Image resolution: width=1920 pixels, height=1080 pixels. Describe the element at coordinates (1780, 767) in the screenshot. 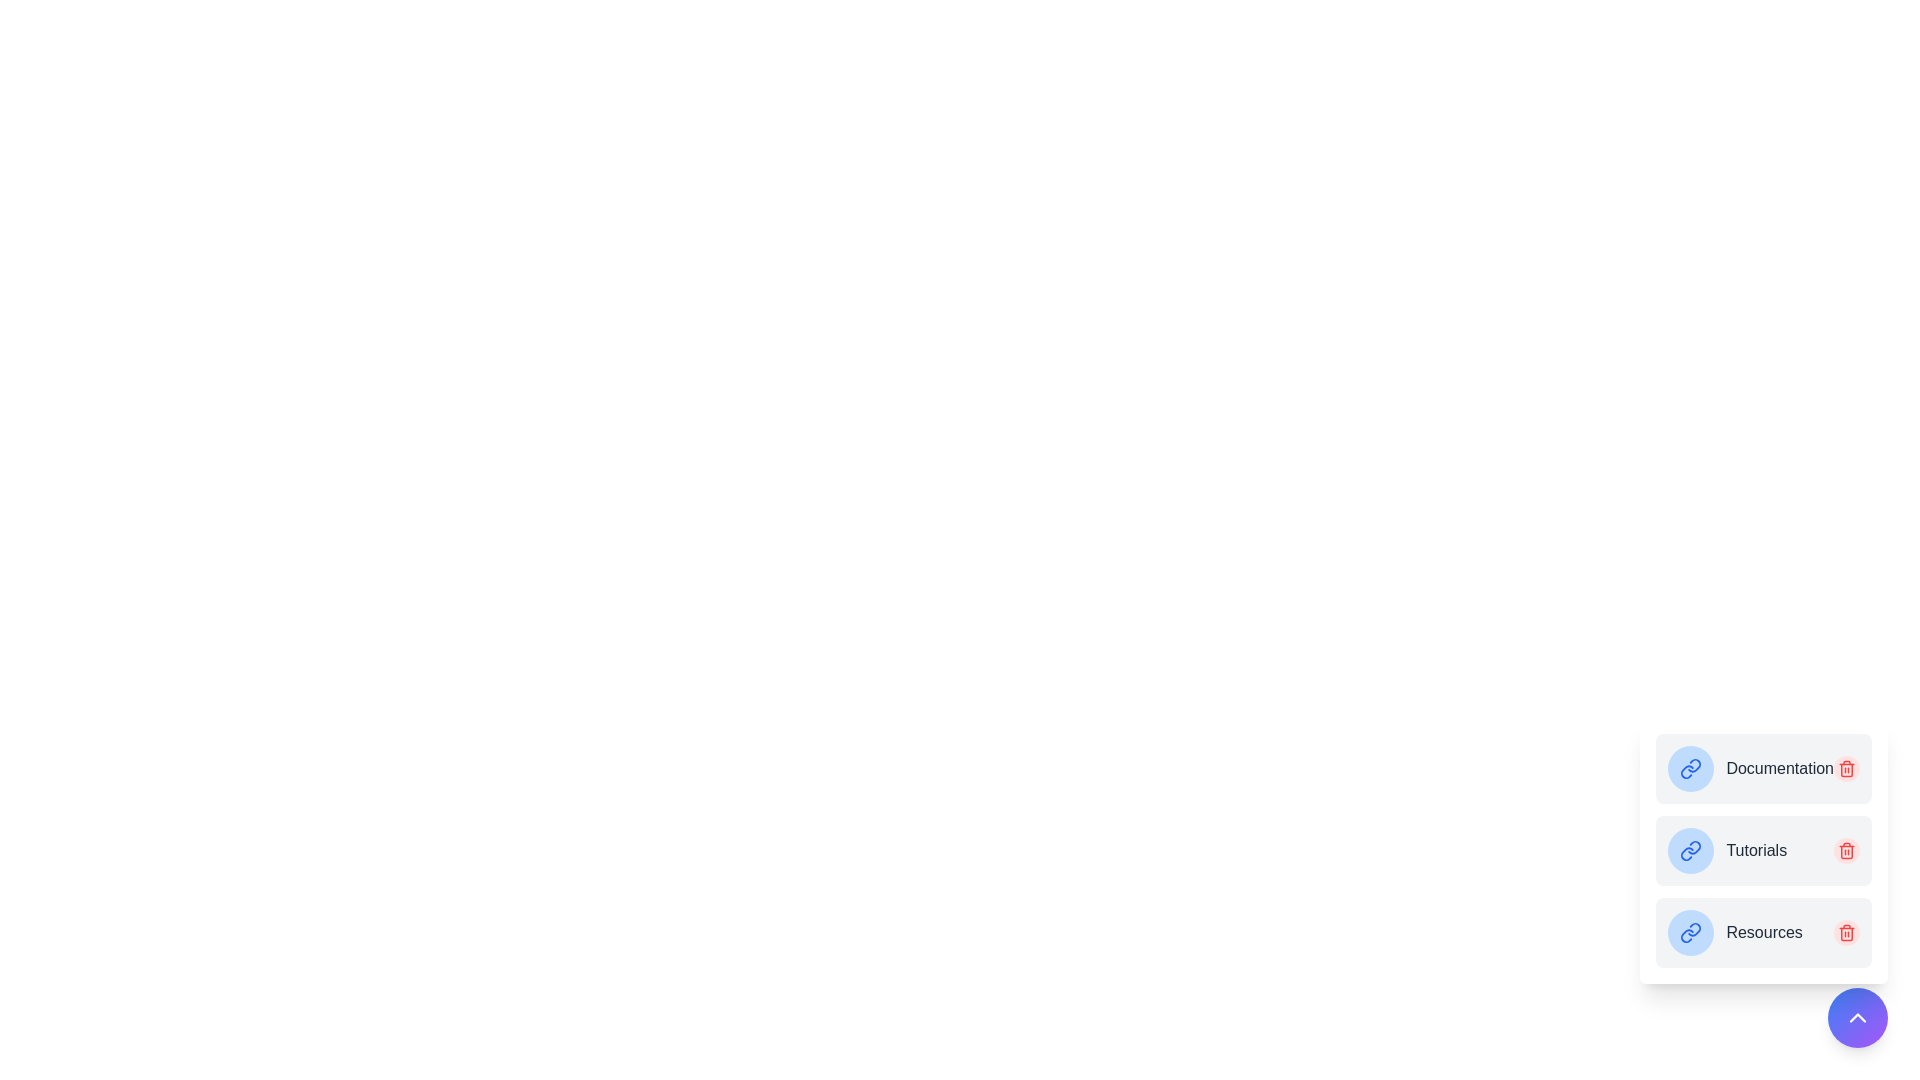

I see `the bookmark named Documentation to open its link` at that location.